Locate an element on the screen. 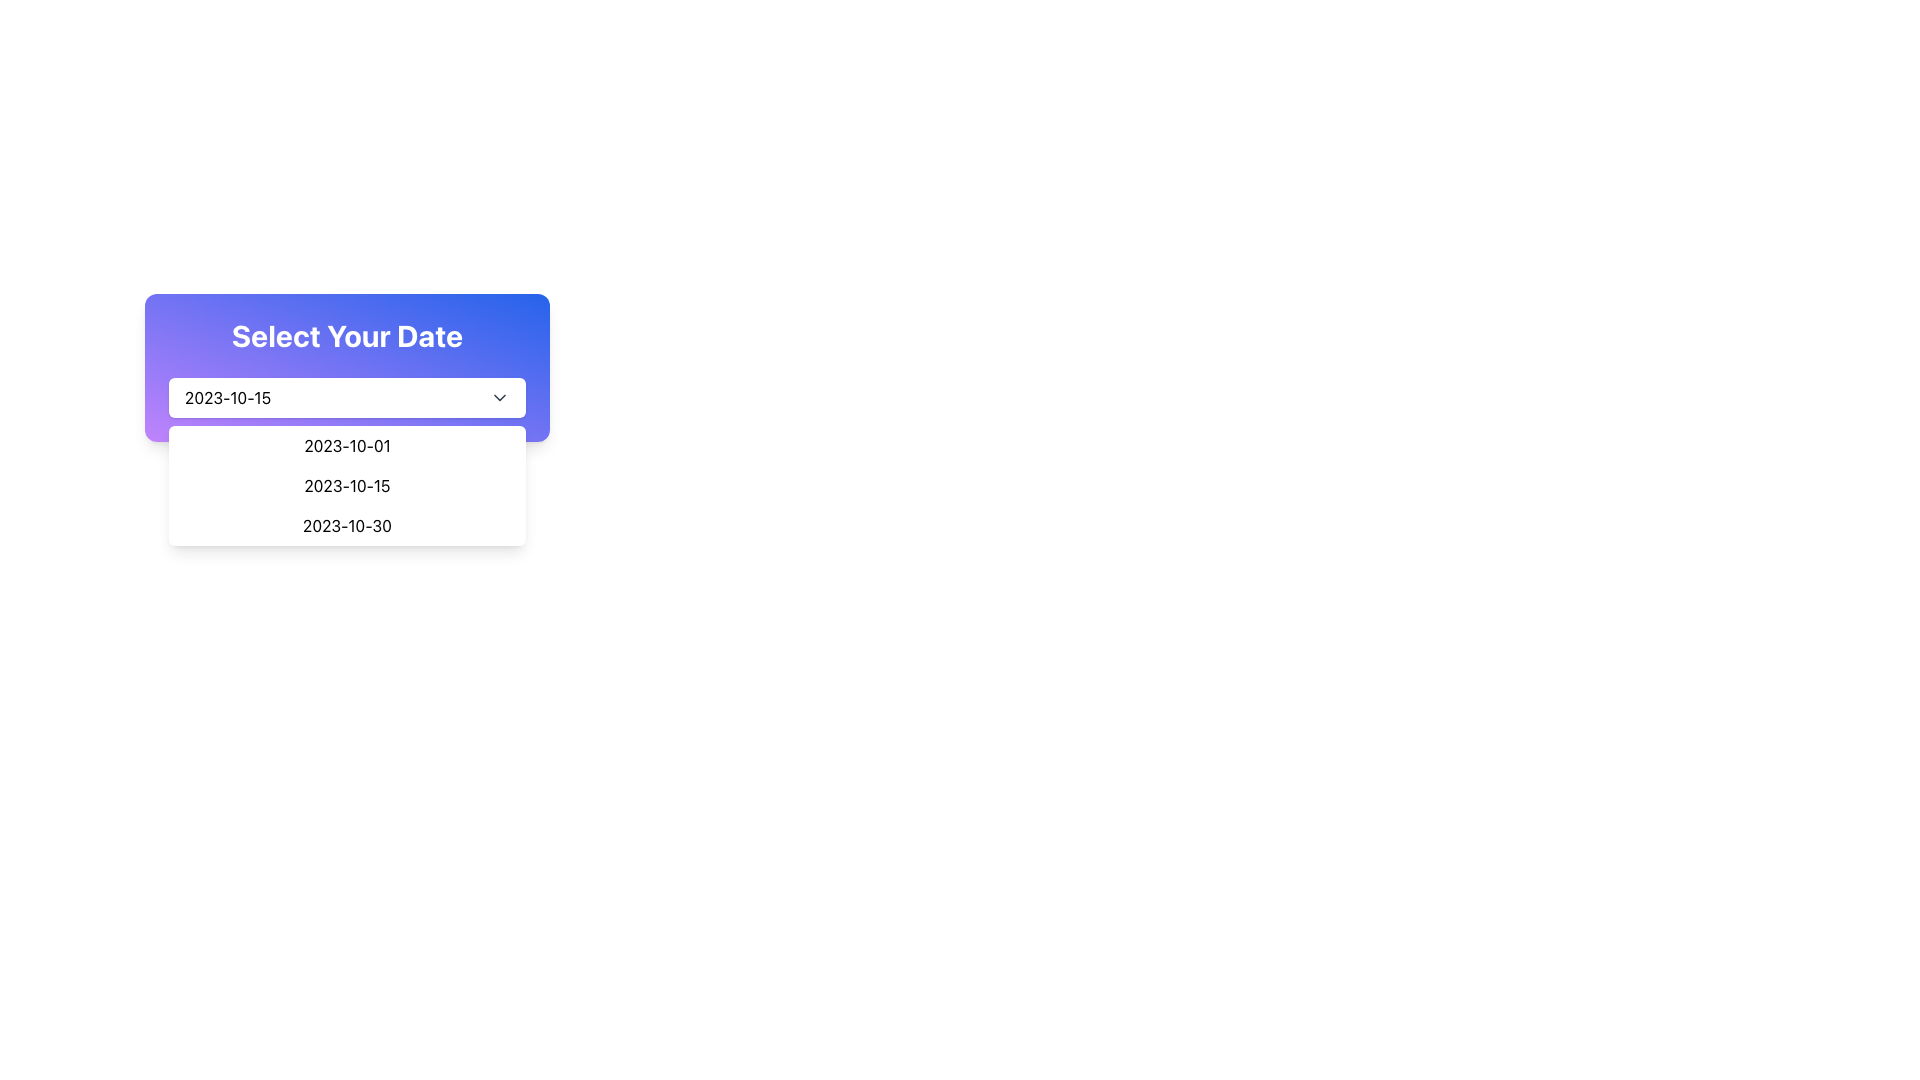 The height and width of the screenshot is (1080, 1920). the downward-pointing gray chevron icon located to the right of the date display within the rectangular UI component is located at coordinates (499, 397).